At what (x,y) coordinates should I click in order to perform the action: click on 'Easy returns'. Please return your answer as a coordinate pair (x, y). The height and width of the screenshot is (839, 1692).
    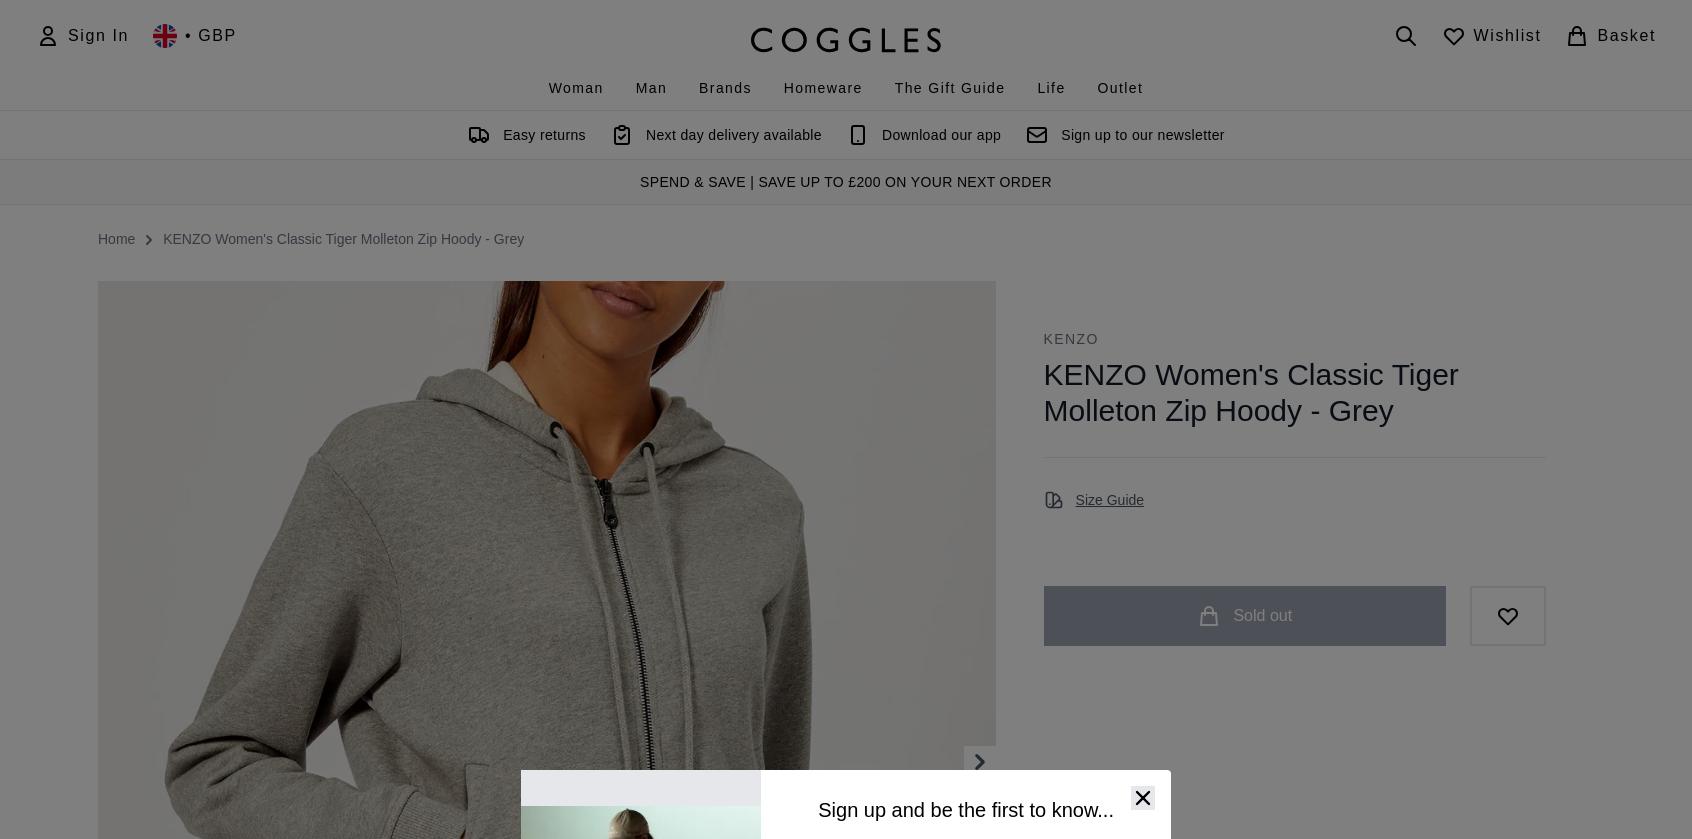
    Looking at the image, I should click on (503, 134).